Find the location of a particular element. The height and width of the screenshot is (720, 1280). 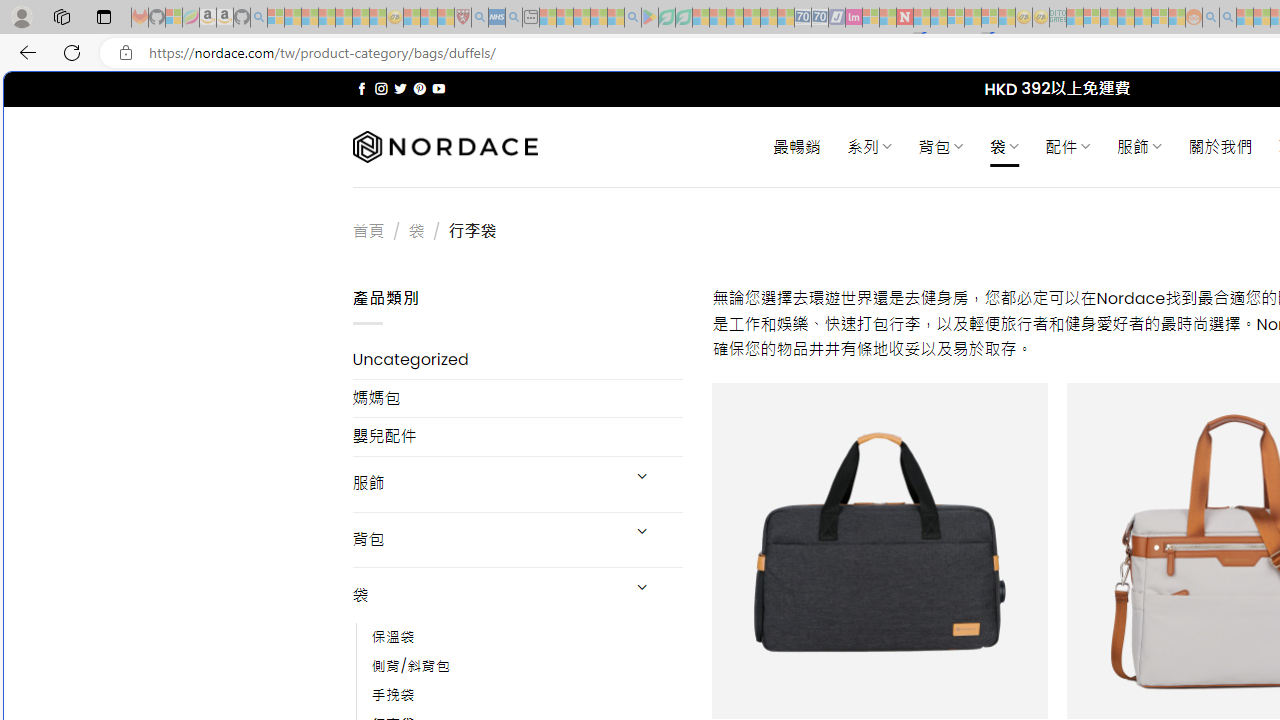

'Follow on Instagram' is located at coordinates (381, 88).